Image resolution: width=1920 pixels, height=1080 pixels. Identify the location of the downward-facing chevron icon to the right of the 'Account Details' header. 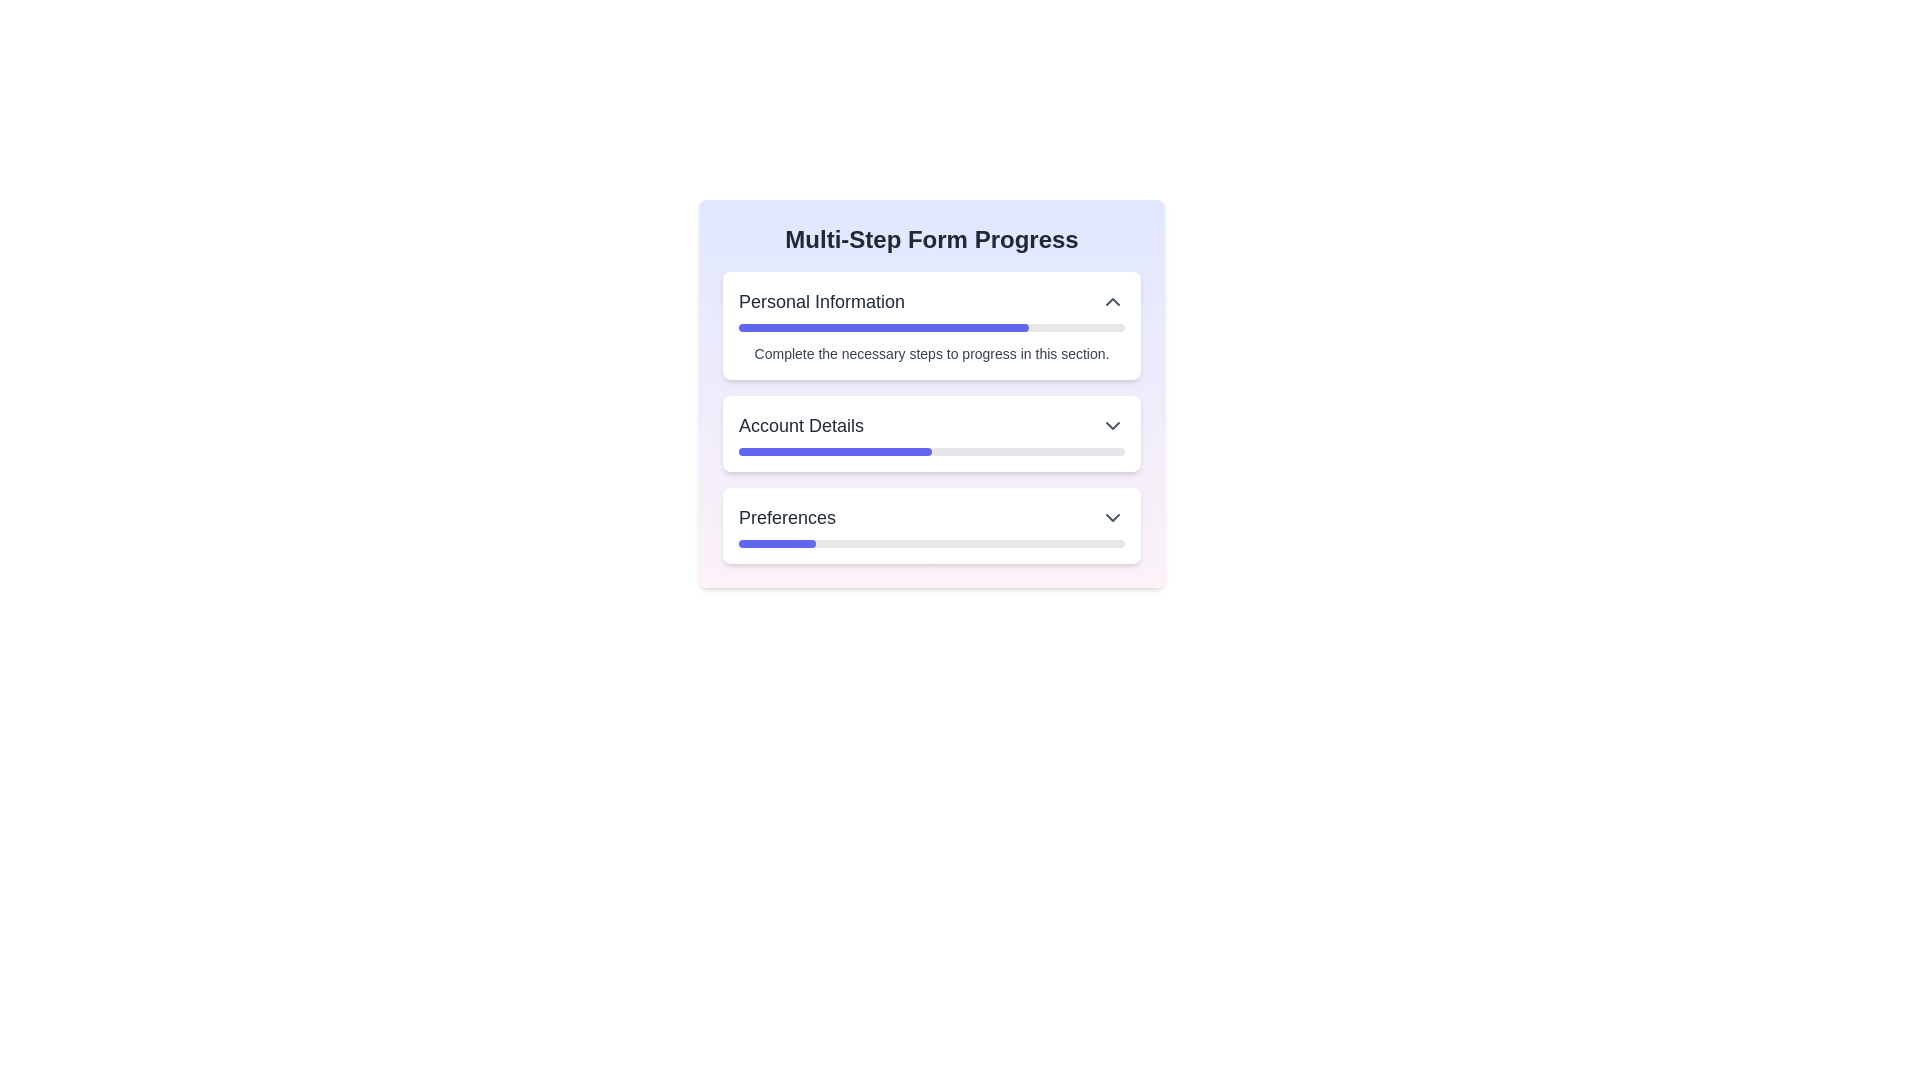
(1112, 424).